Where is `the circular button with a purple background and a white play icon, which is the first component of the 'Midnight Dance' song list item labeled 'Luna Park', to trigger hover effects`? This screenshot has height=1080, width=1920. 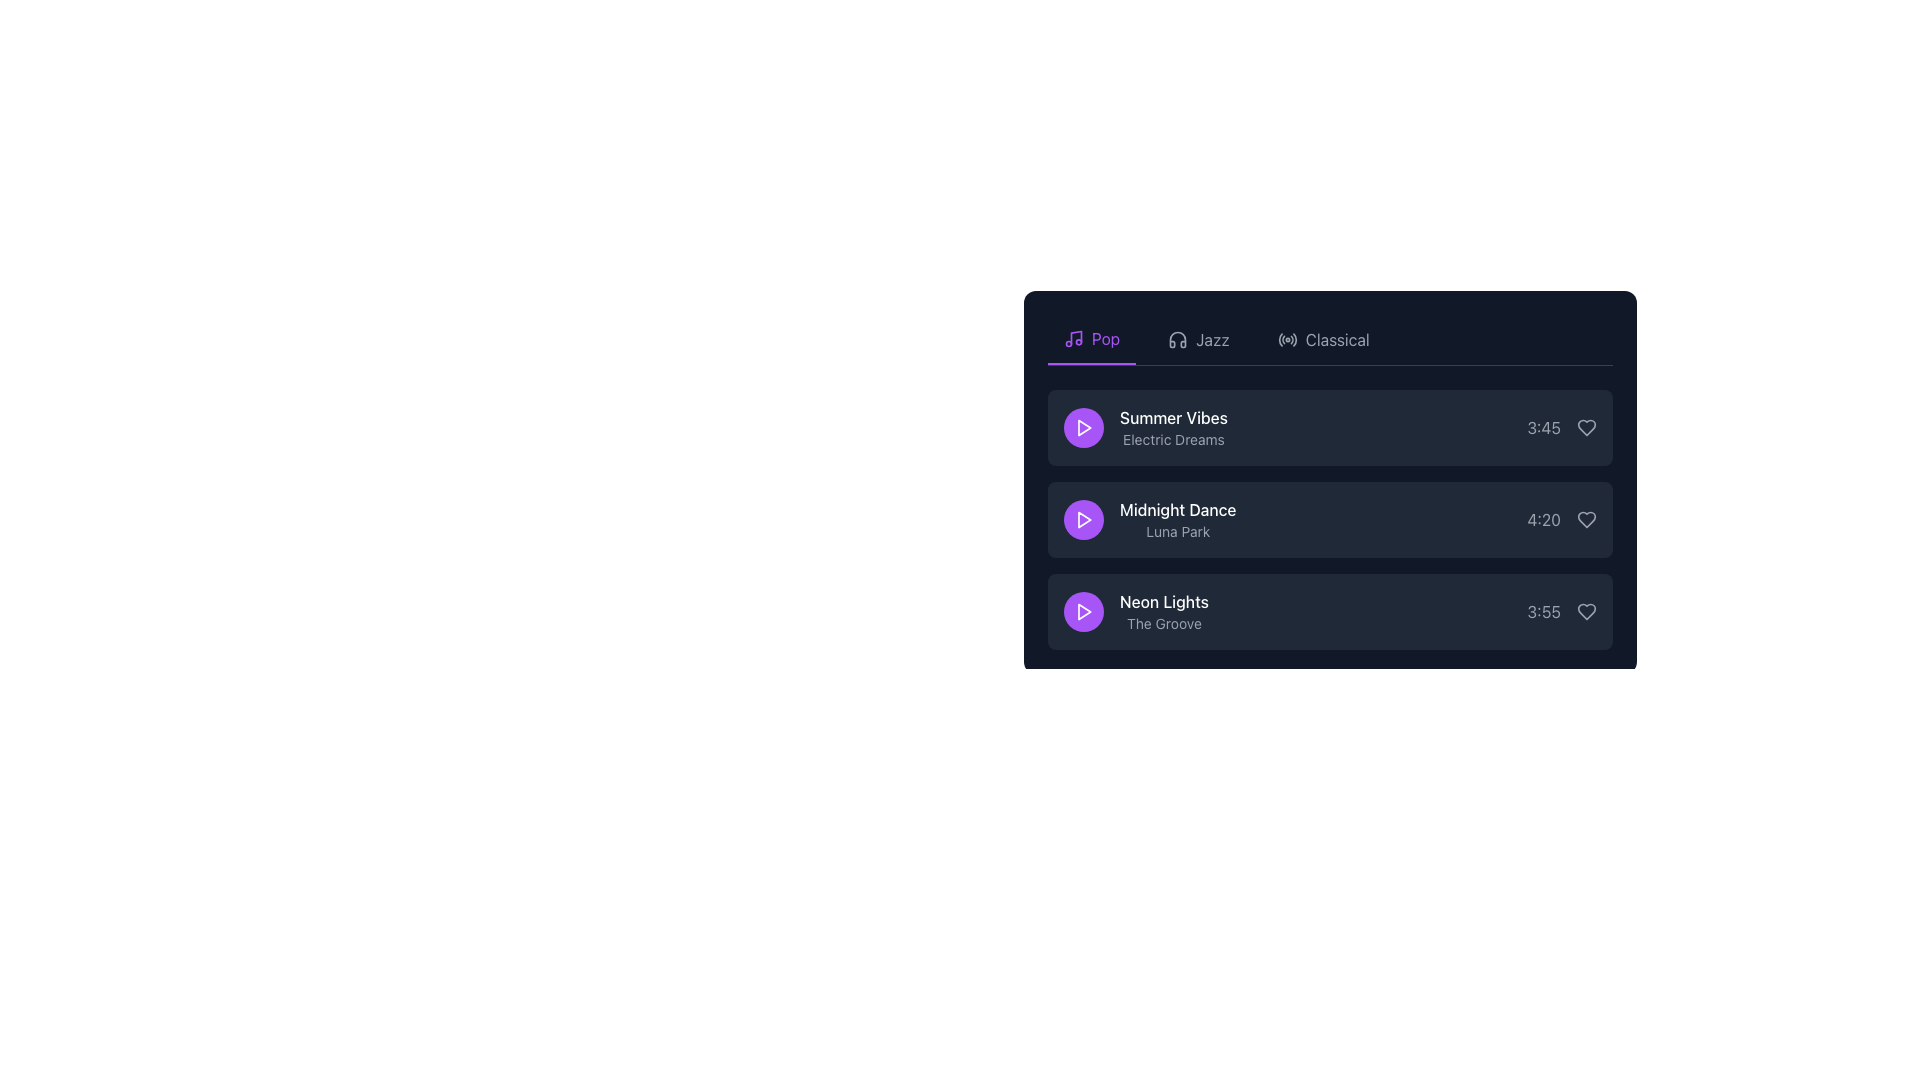
the circular button with a purple background and a white play icon, which is the first component of the 'Midnight Dance' song list item labeled 'Luna Park', to trigger hover effects is located at coordinates (1083, 519).